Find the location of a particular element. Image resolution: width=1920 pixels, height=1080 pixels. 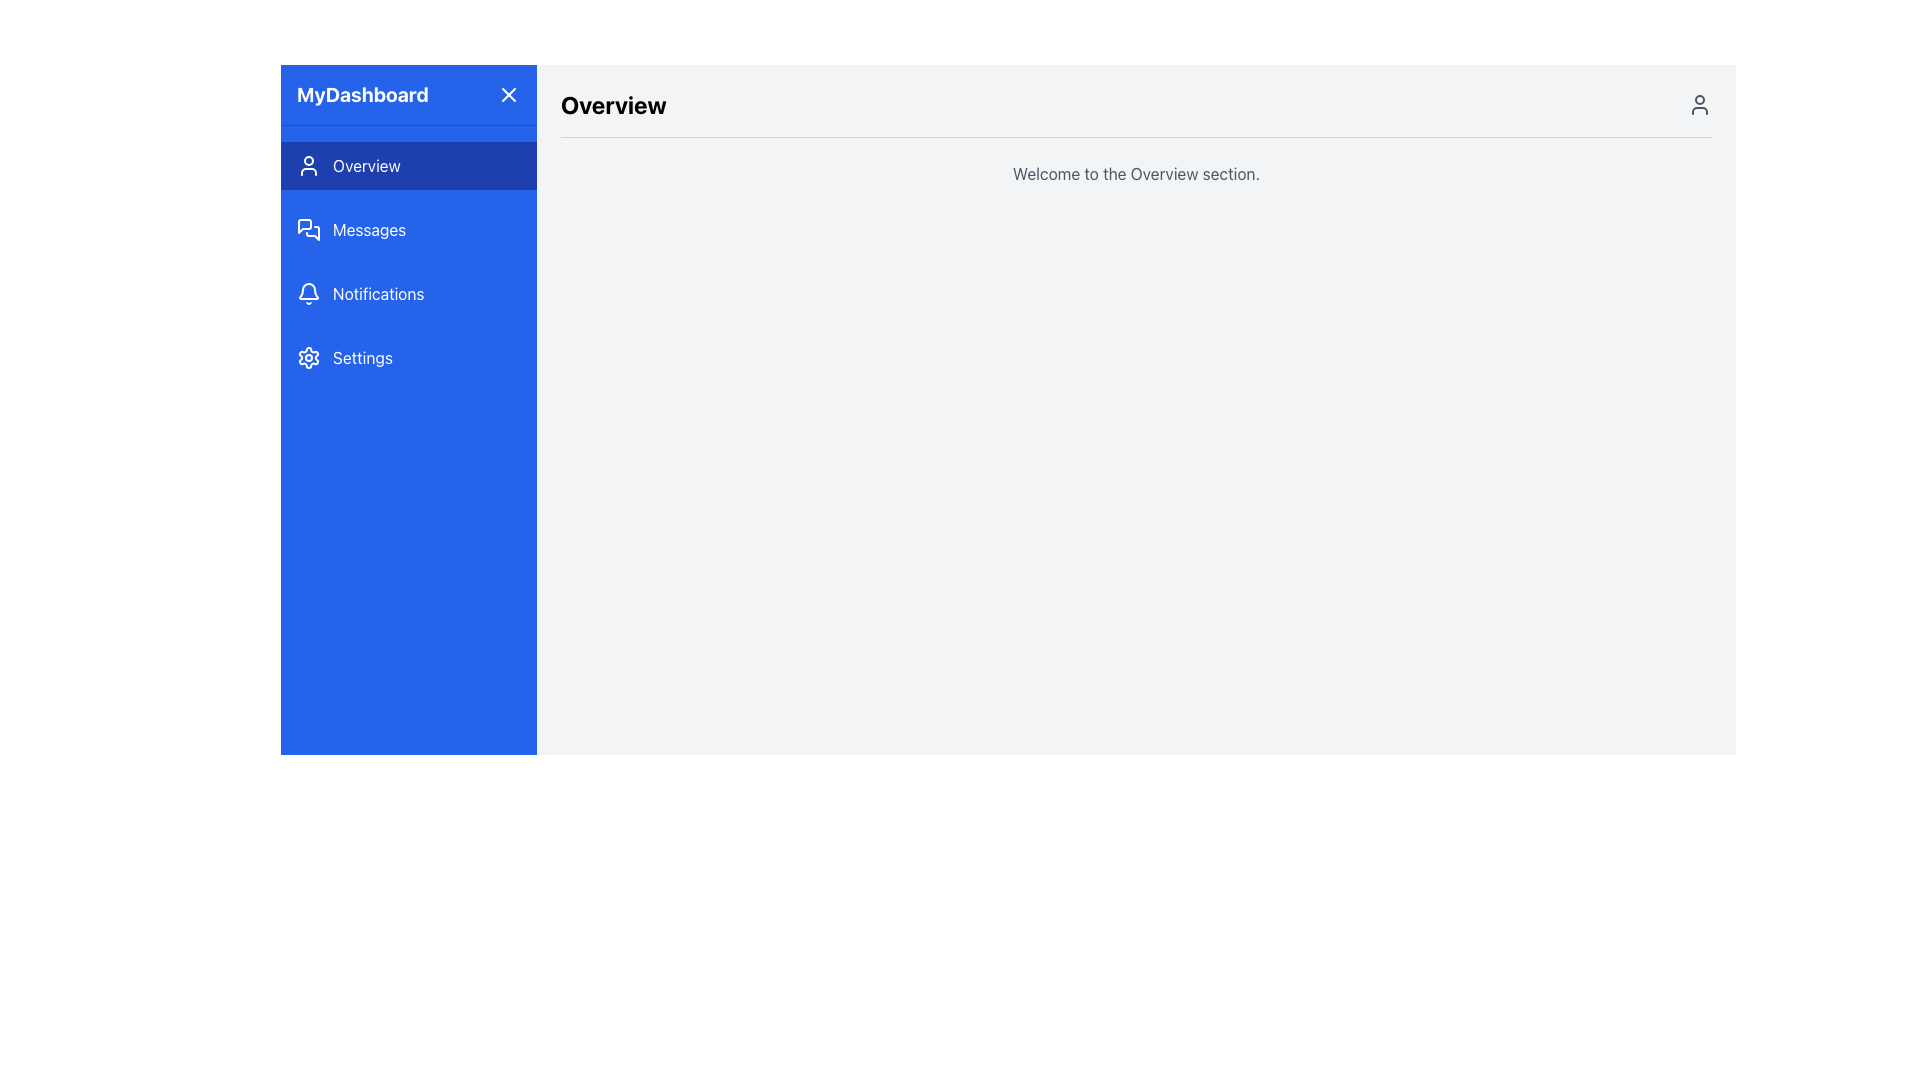

the 'Messages' navigation label in the sidebar located between 'Overview' and 'Notifications' is located at coordinates (369, 229).